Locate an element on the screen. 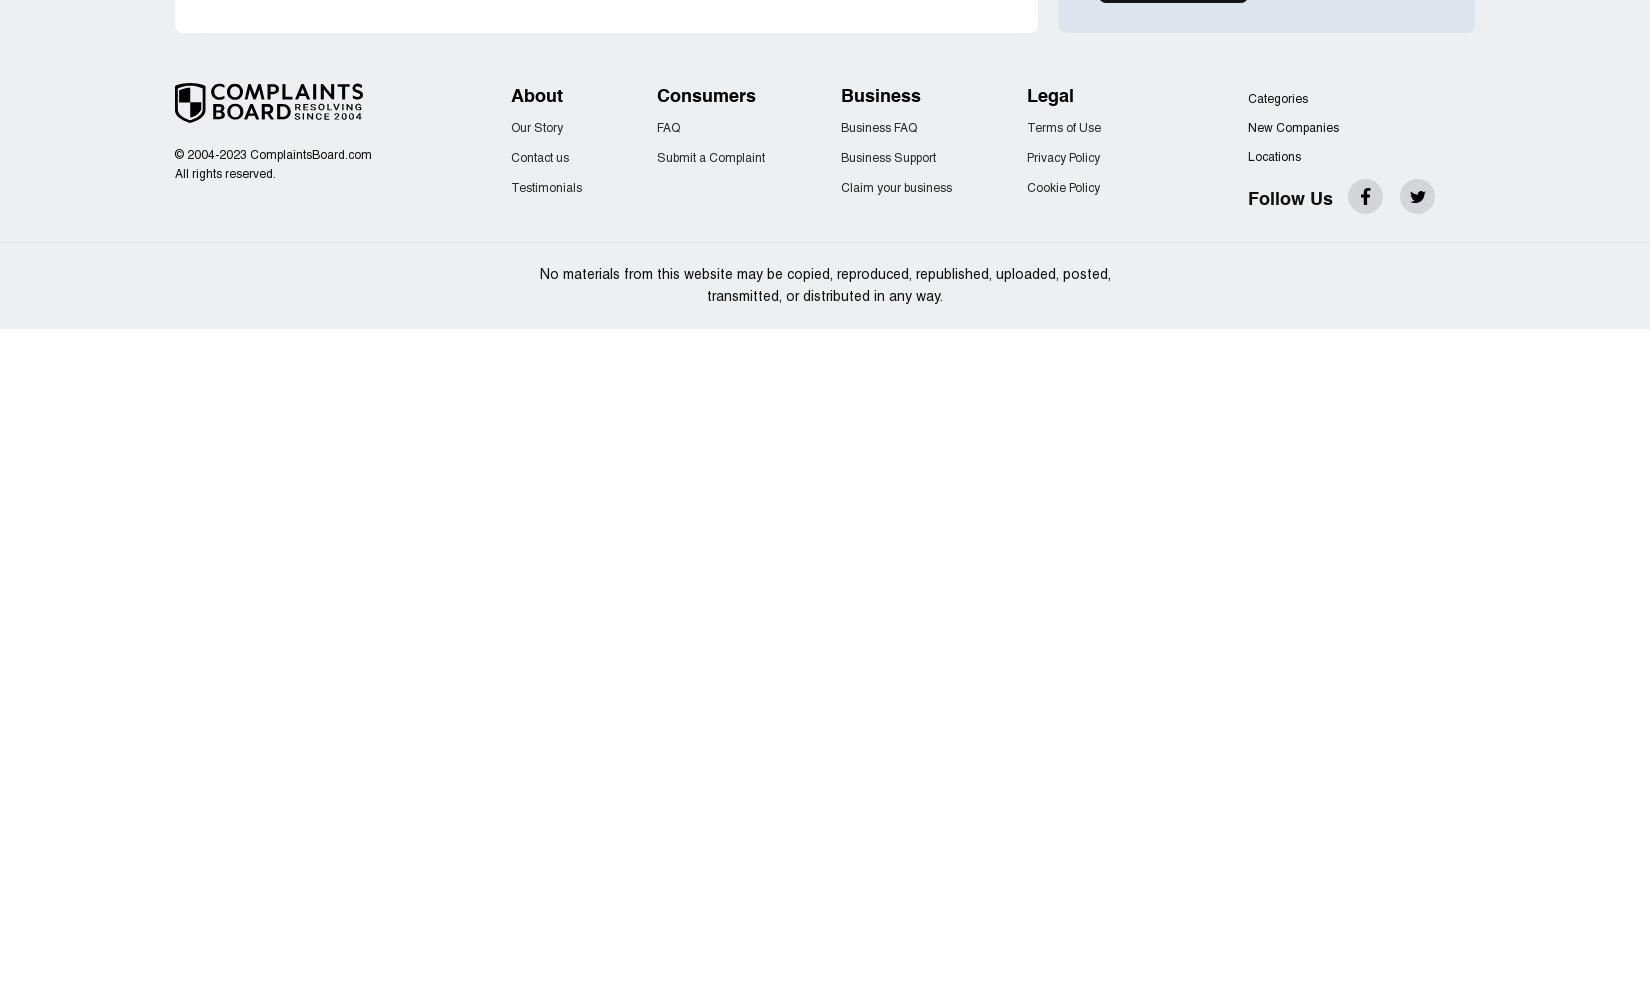 The height and width of the screenshot is (1000, 1650). 'Claim your business' is located at coordinates (895, 188).